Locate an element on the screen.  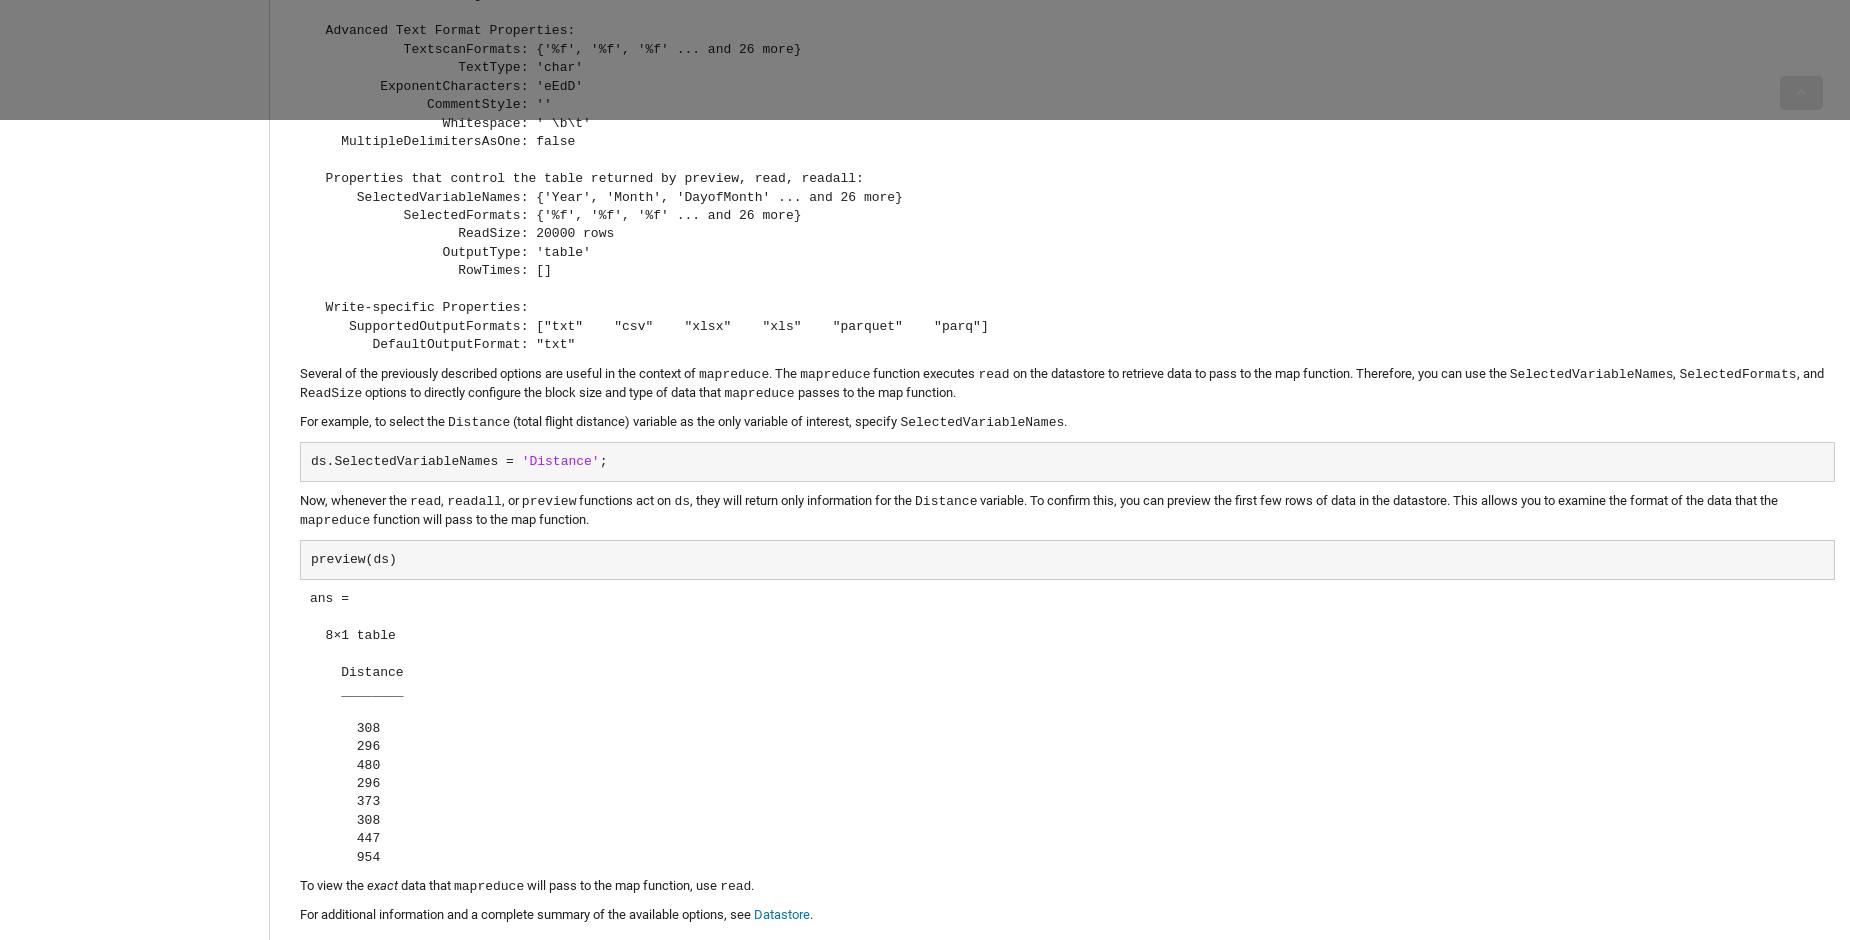
',
they will return only information for the' is located at coordinates (802, 500).